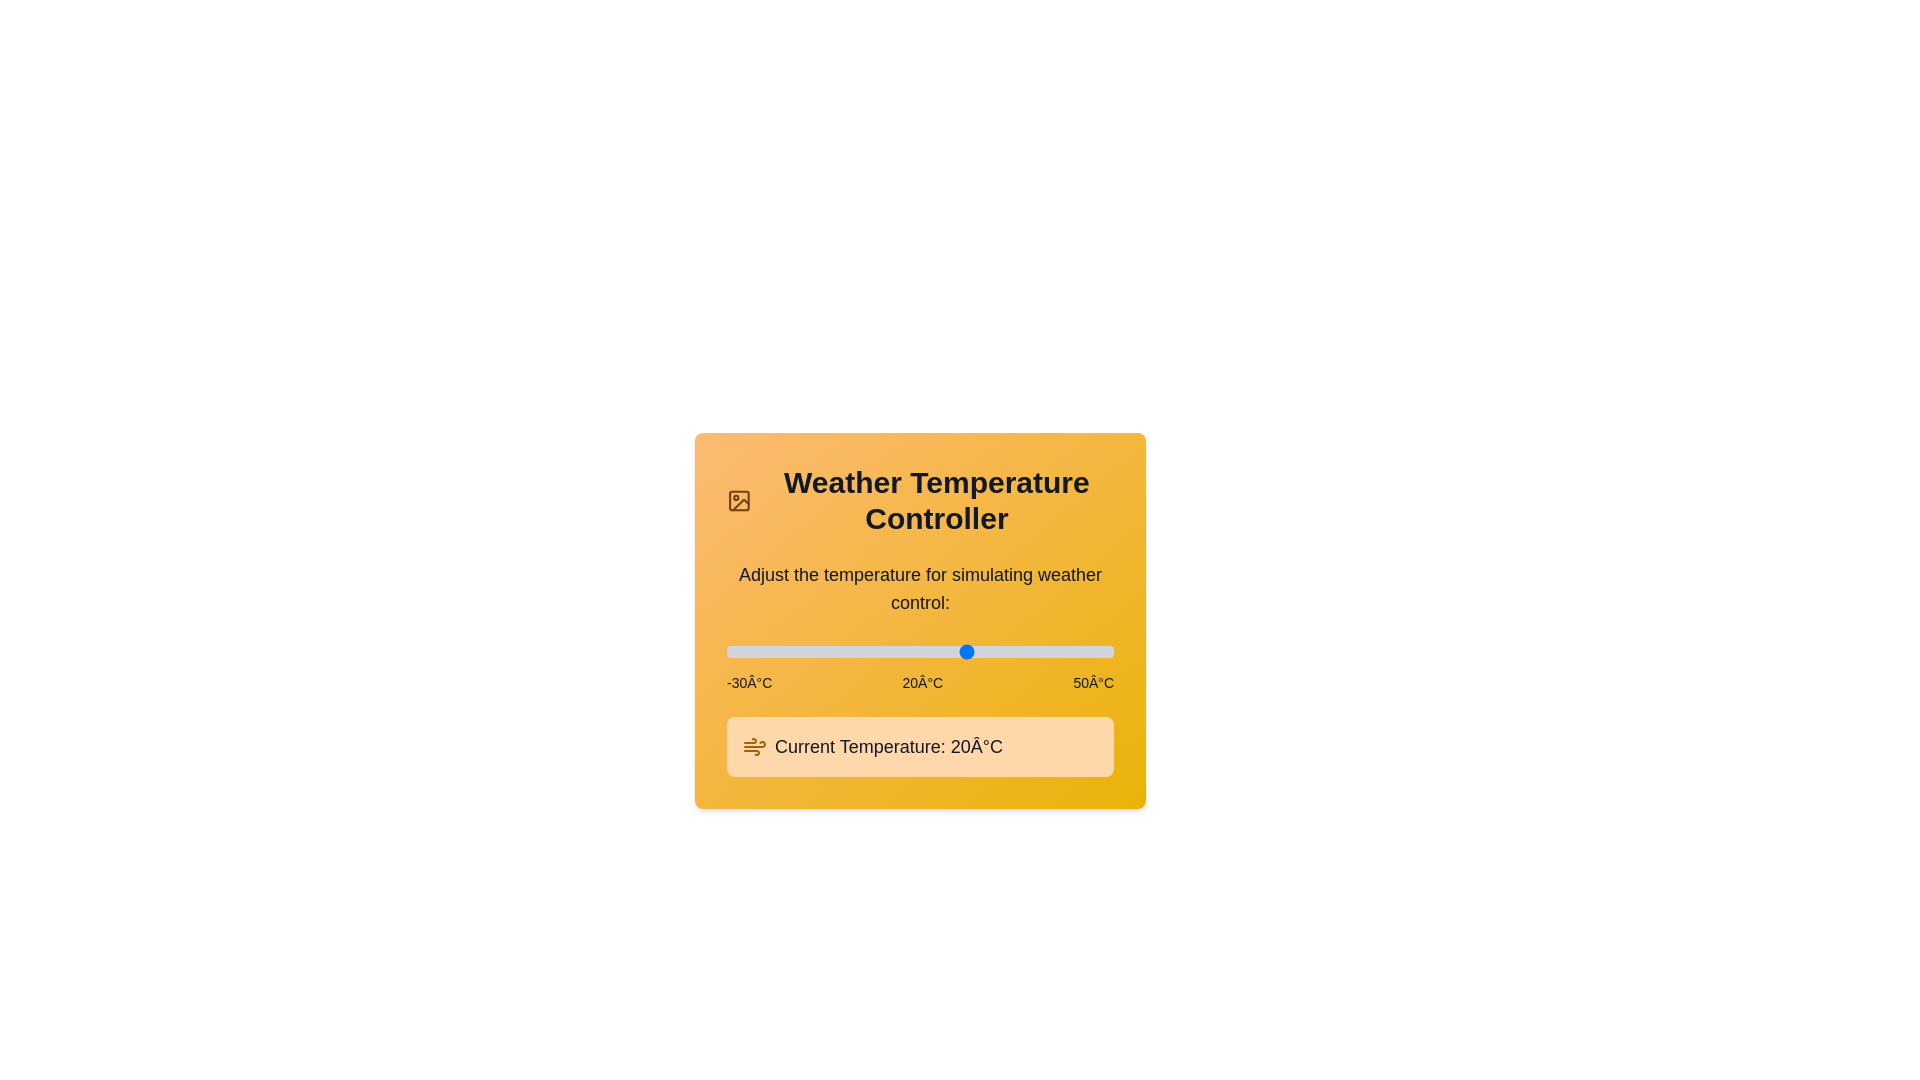  What do you see at coordinates (1050, 651) in the screenshot?
I see `the temperature slider to set the temperature to 37°C` at bounding box center [1050, 651].